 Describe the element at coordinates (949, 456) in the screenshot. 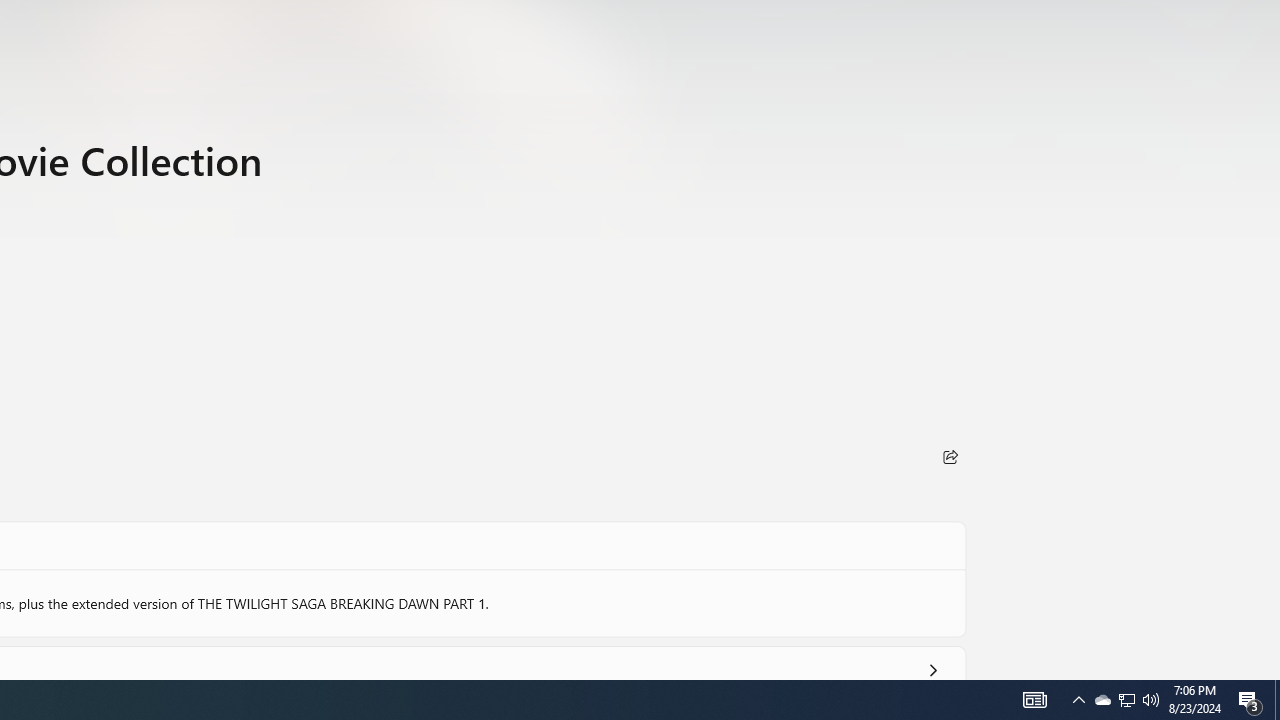

I see `'Share'` at that location.